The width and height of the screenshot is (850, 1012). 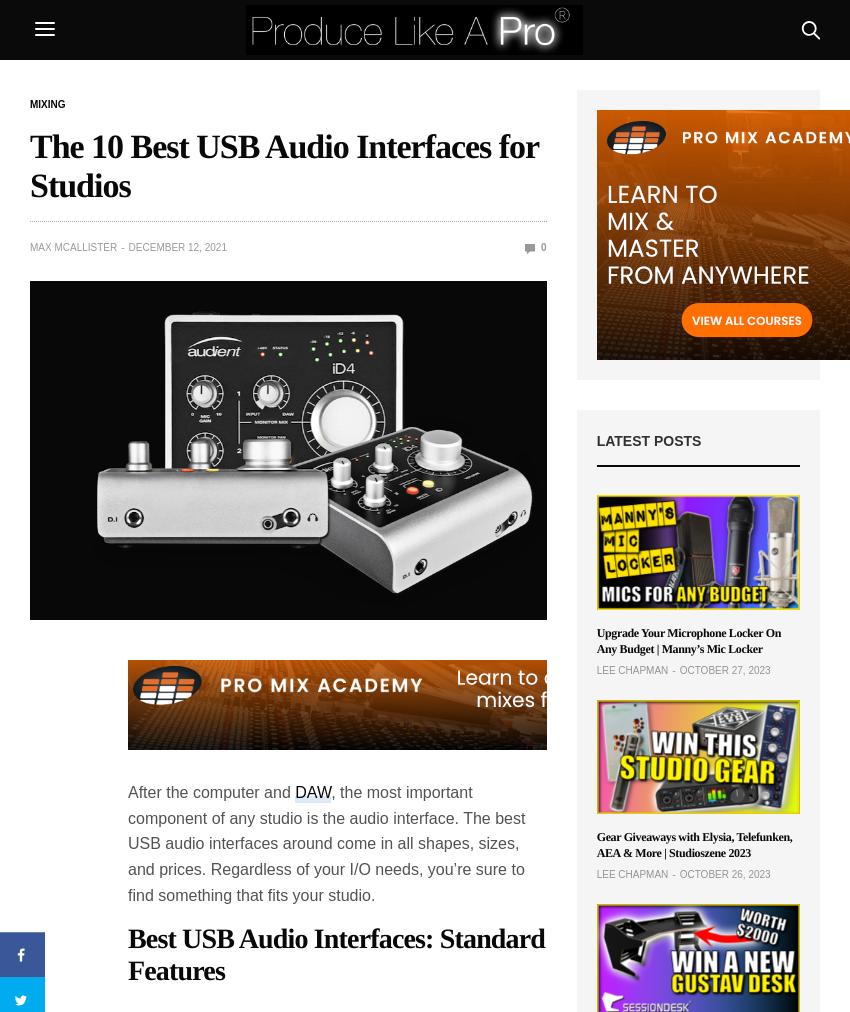 What do you see at coordinates (73, 247) in the screenshot?
I see `'Max McAllister'` at bounding box center [73, 247].